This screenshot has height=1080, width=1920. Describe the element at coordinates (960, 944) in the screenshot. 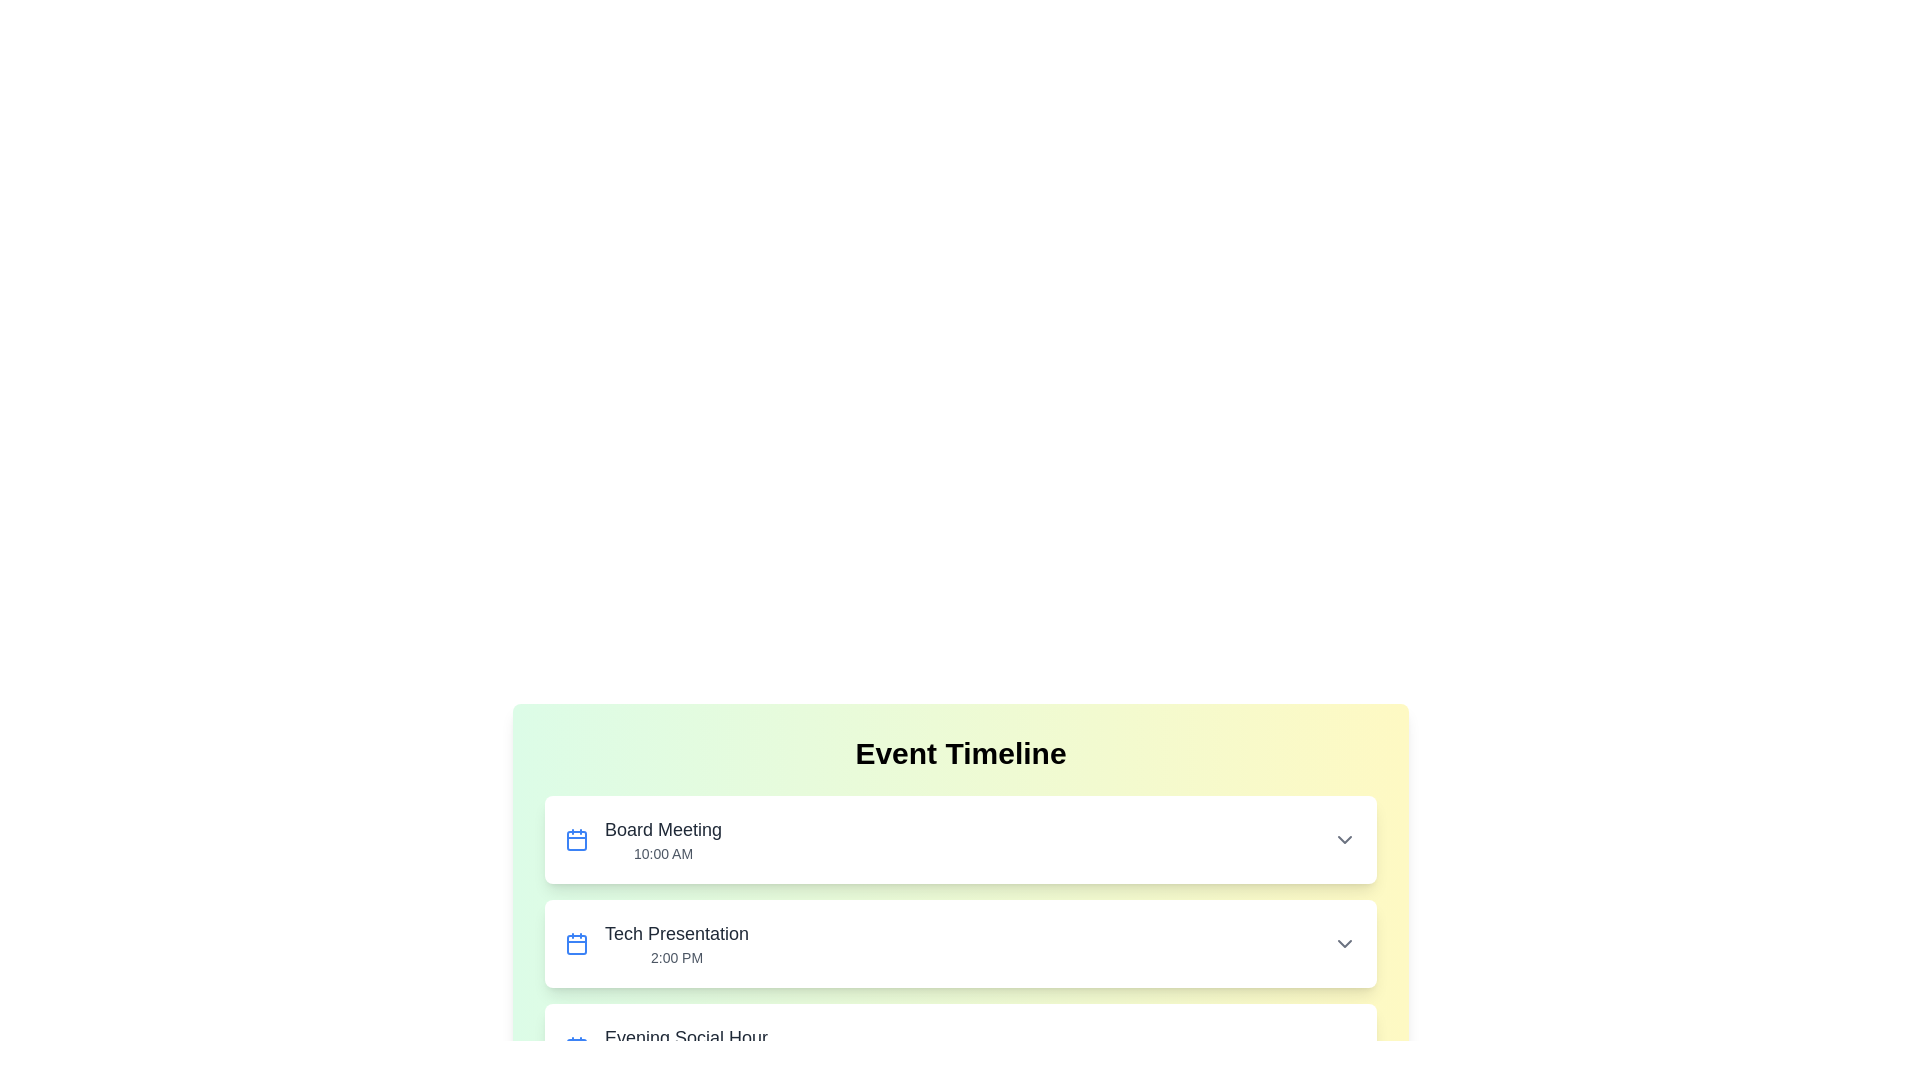

I see `the second entry in the event timeline that displays its title and scheduled time, located between 'Board Meeting' and 'Evening Social Hour'` at that location.